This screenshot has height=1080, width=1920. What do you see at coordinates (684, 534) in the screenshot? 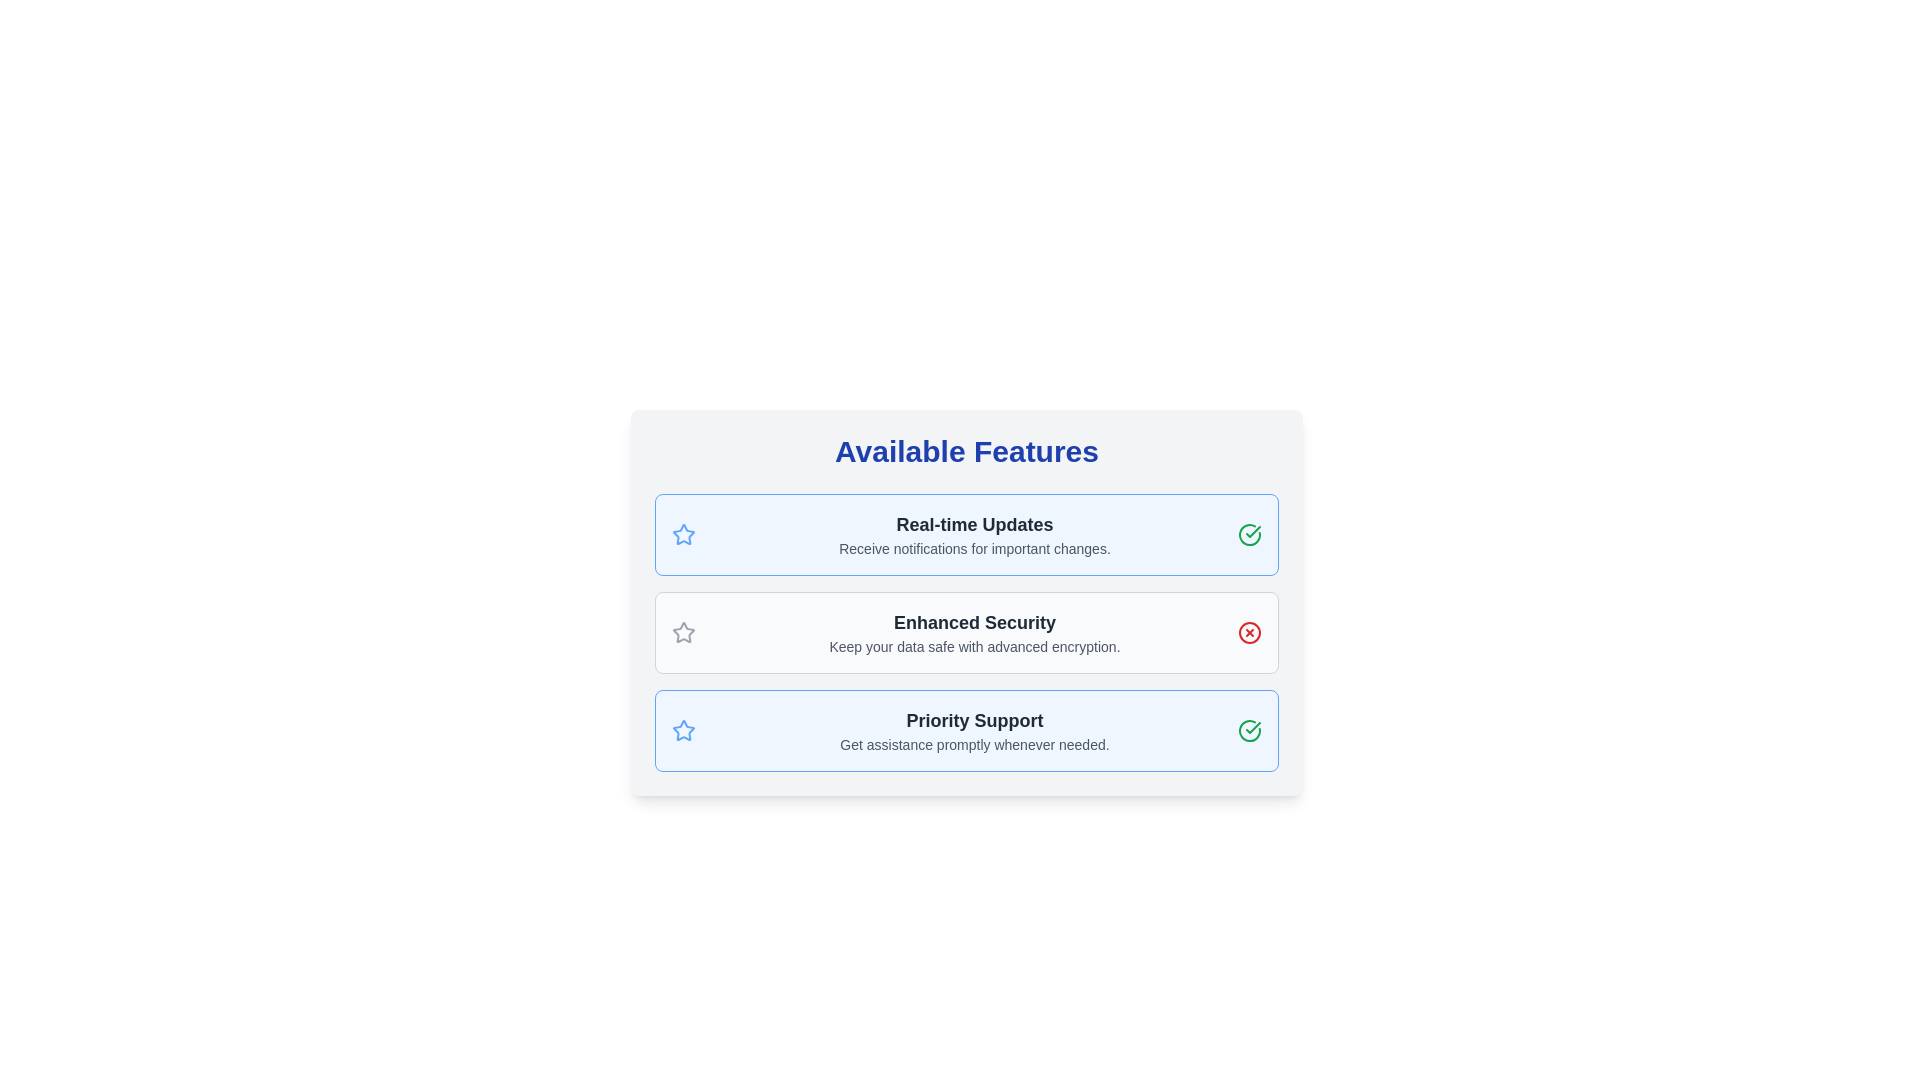
I see `the star icon element with a blue outline located within the 'Real-time Updates' card, positioned before the text content` at bounding box center [684, 534].